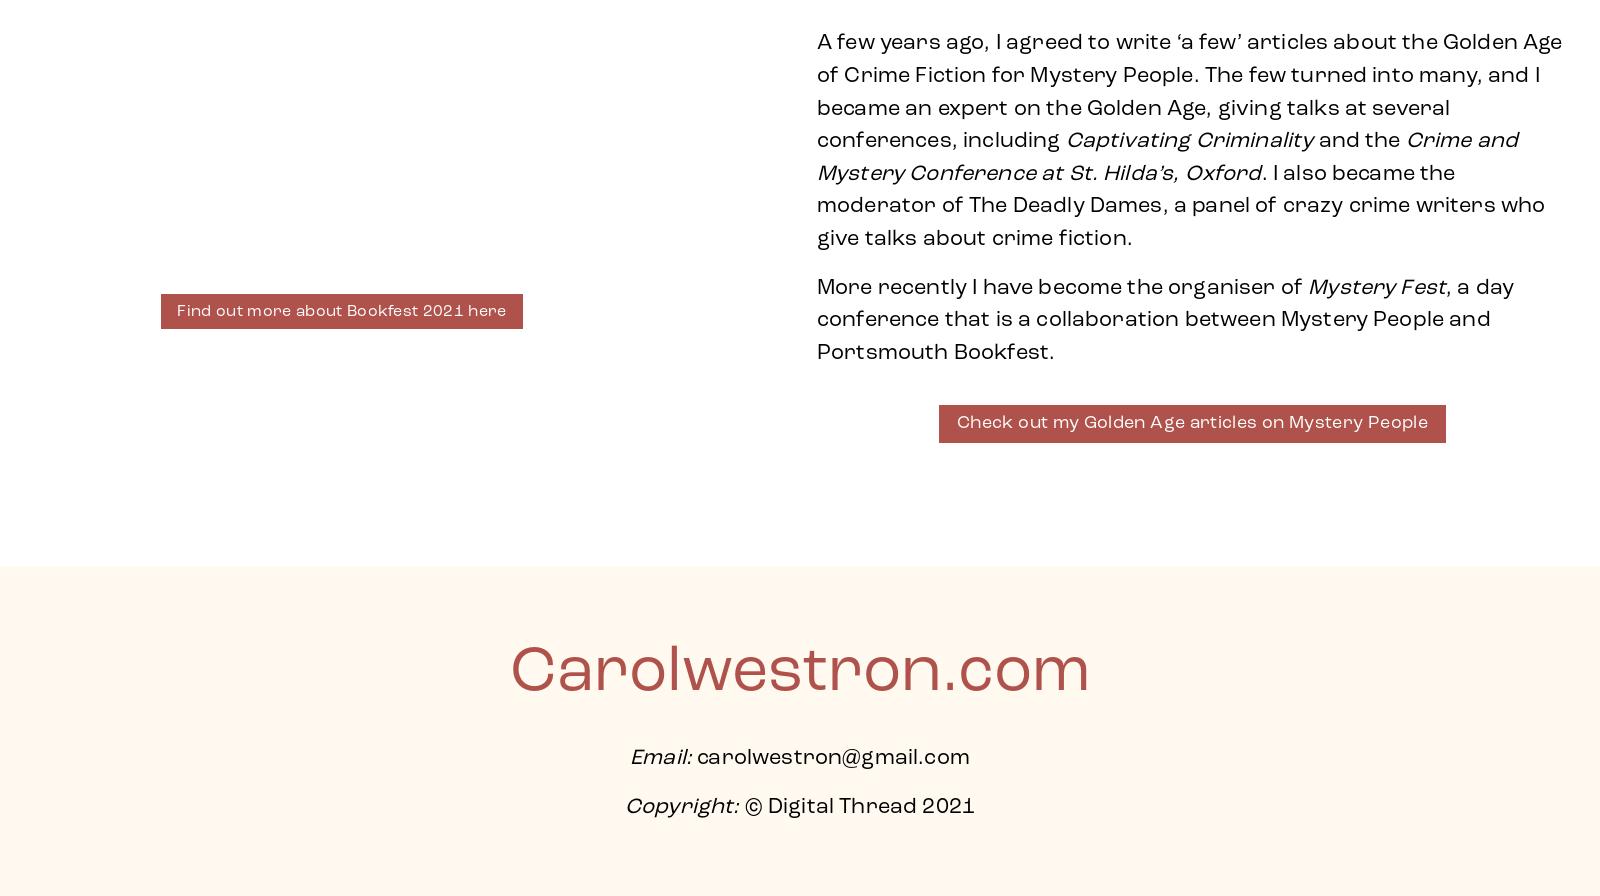 This screenshot has height=896, width=1600. Describe the element at coordinates (815, 287) in the screenshot. I see `'More recently I have become the organiser of'` at that location.